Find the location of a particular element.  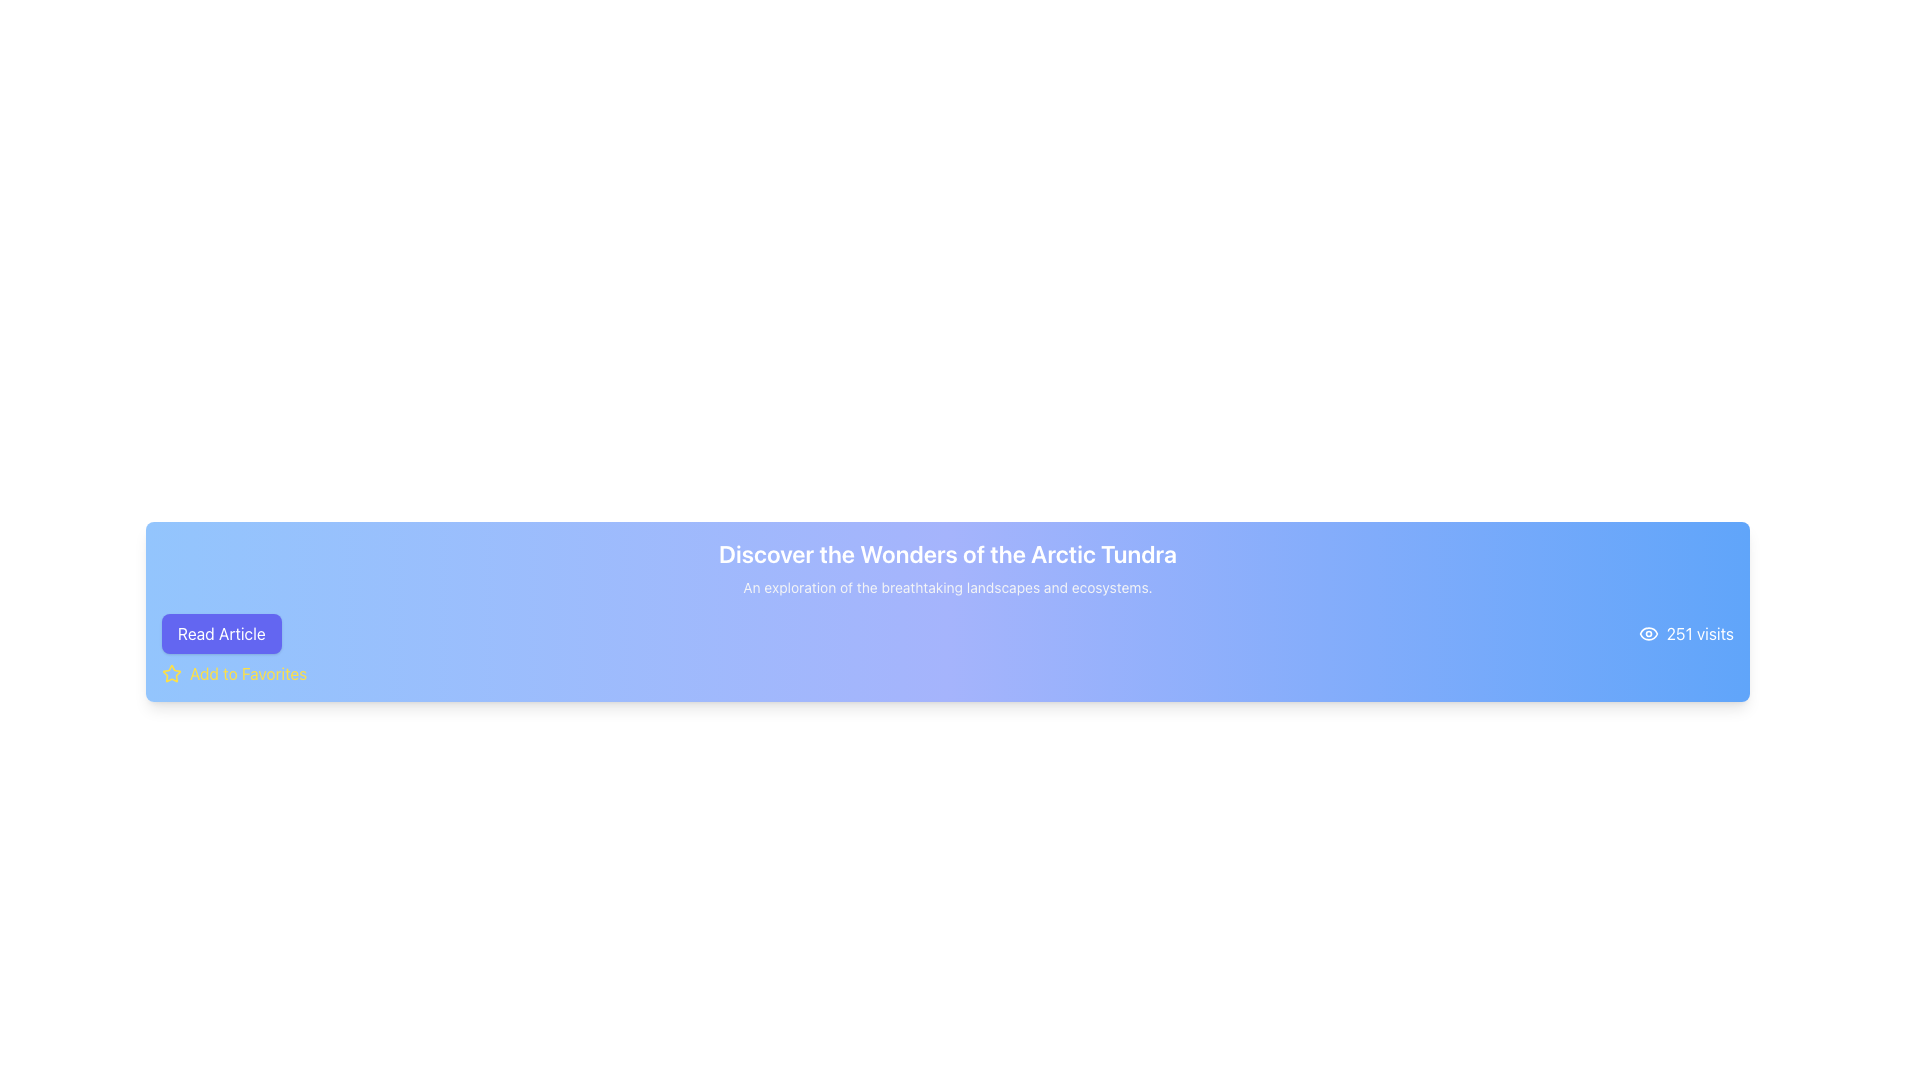

the star-shaped icon located within the 'Add to Favorites' button in the bottom-left corner of the interface is located at coordinates (172, 673).